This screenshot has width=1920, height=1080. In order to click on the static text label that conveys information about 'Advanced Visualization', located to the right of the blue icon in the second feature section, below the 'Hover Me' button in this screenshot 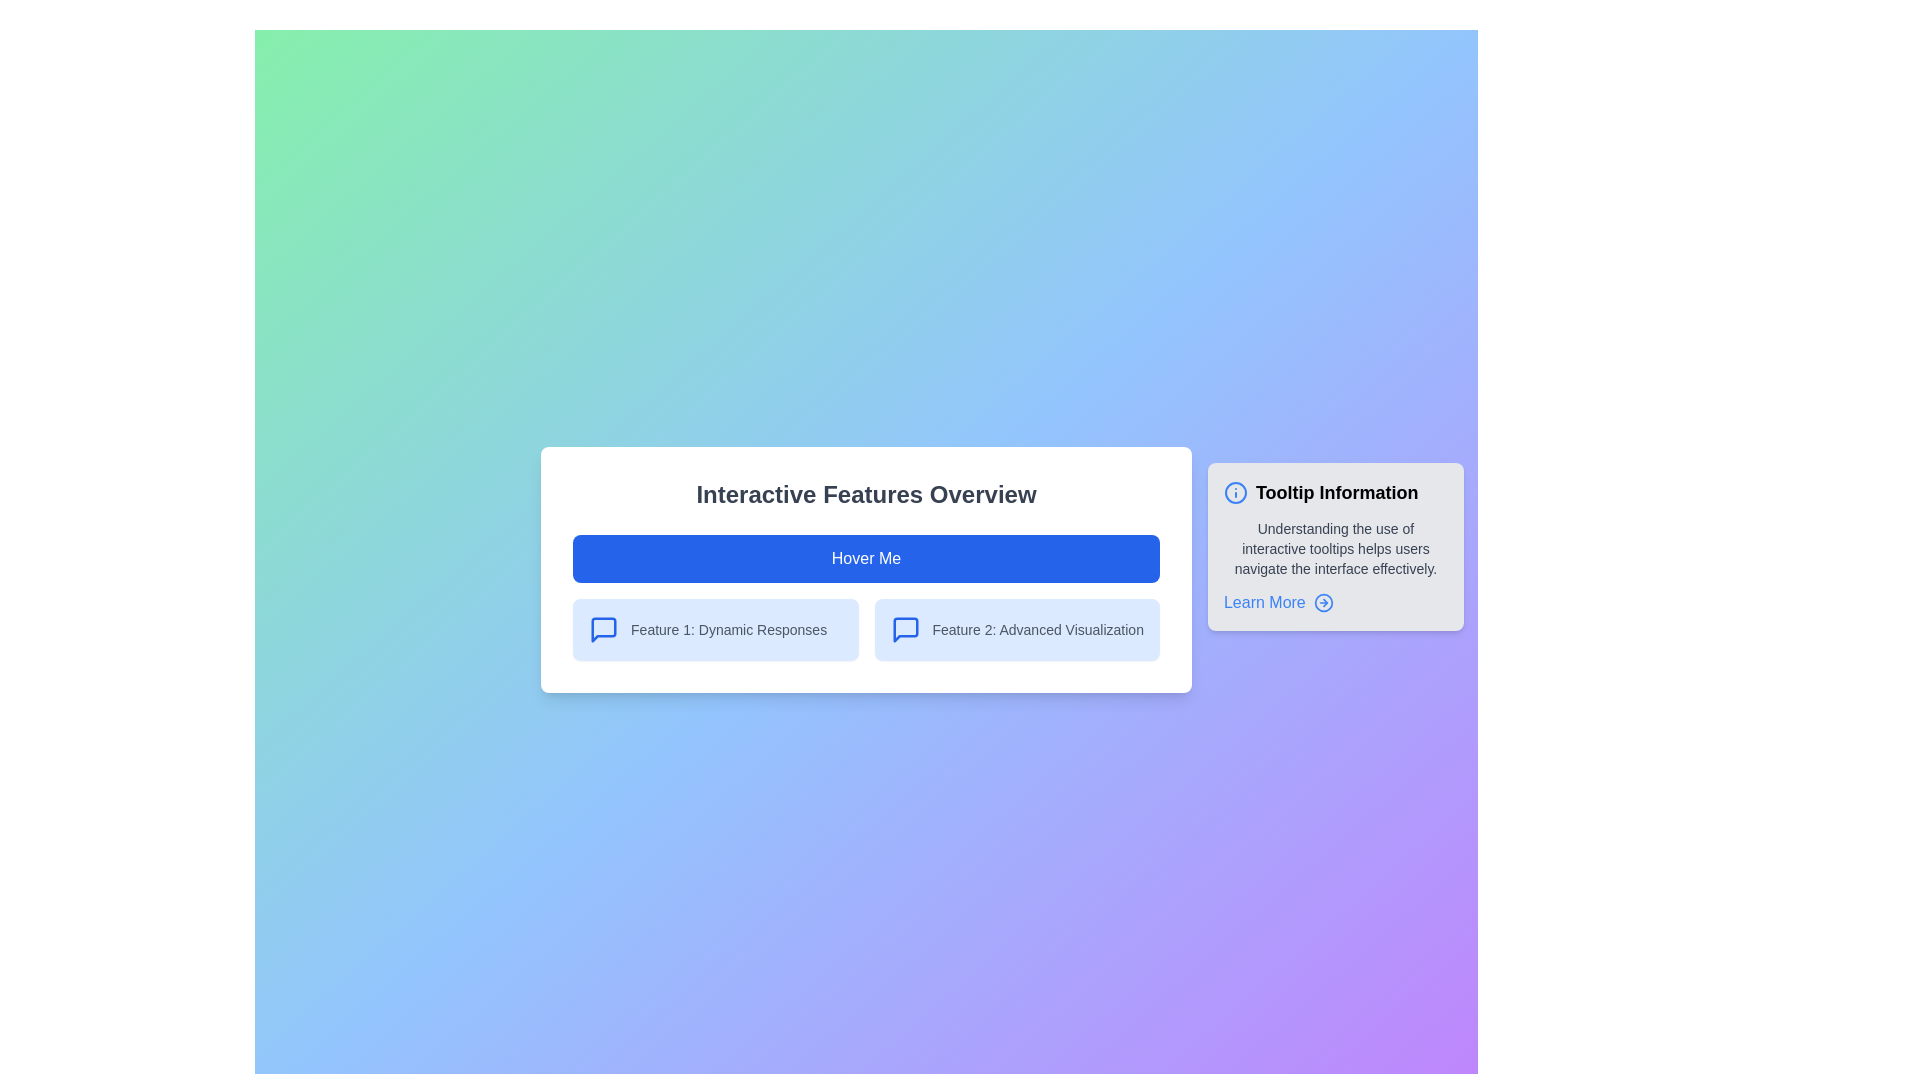, I will do `click(1038, 628)`.